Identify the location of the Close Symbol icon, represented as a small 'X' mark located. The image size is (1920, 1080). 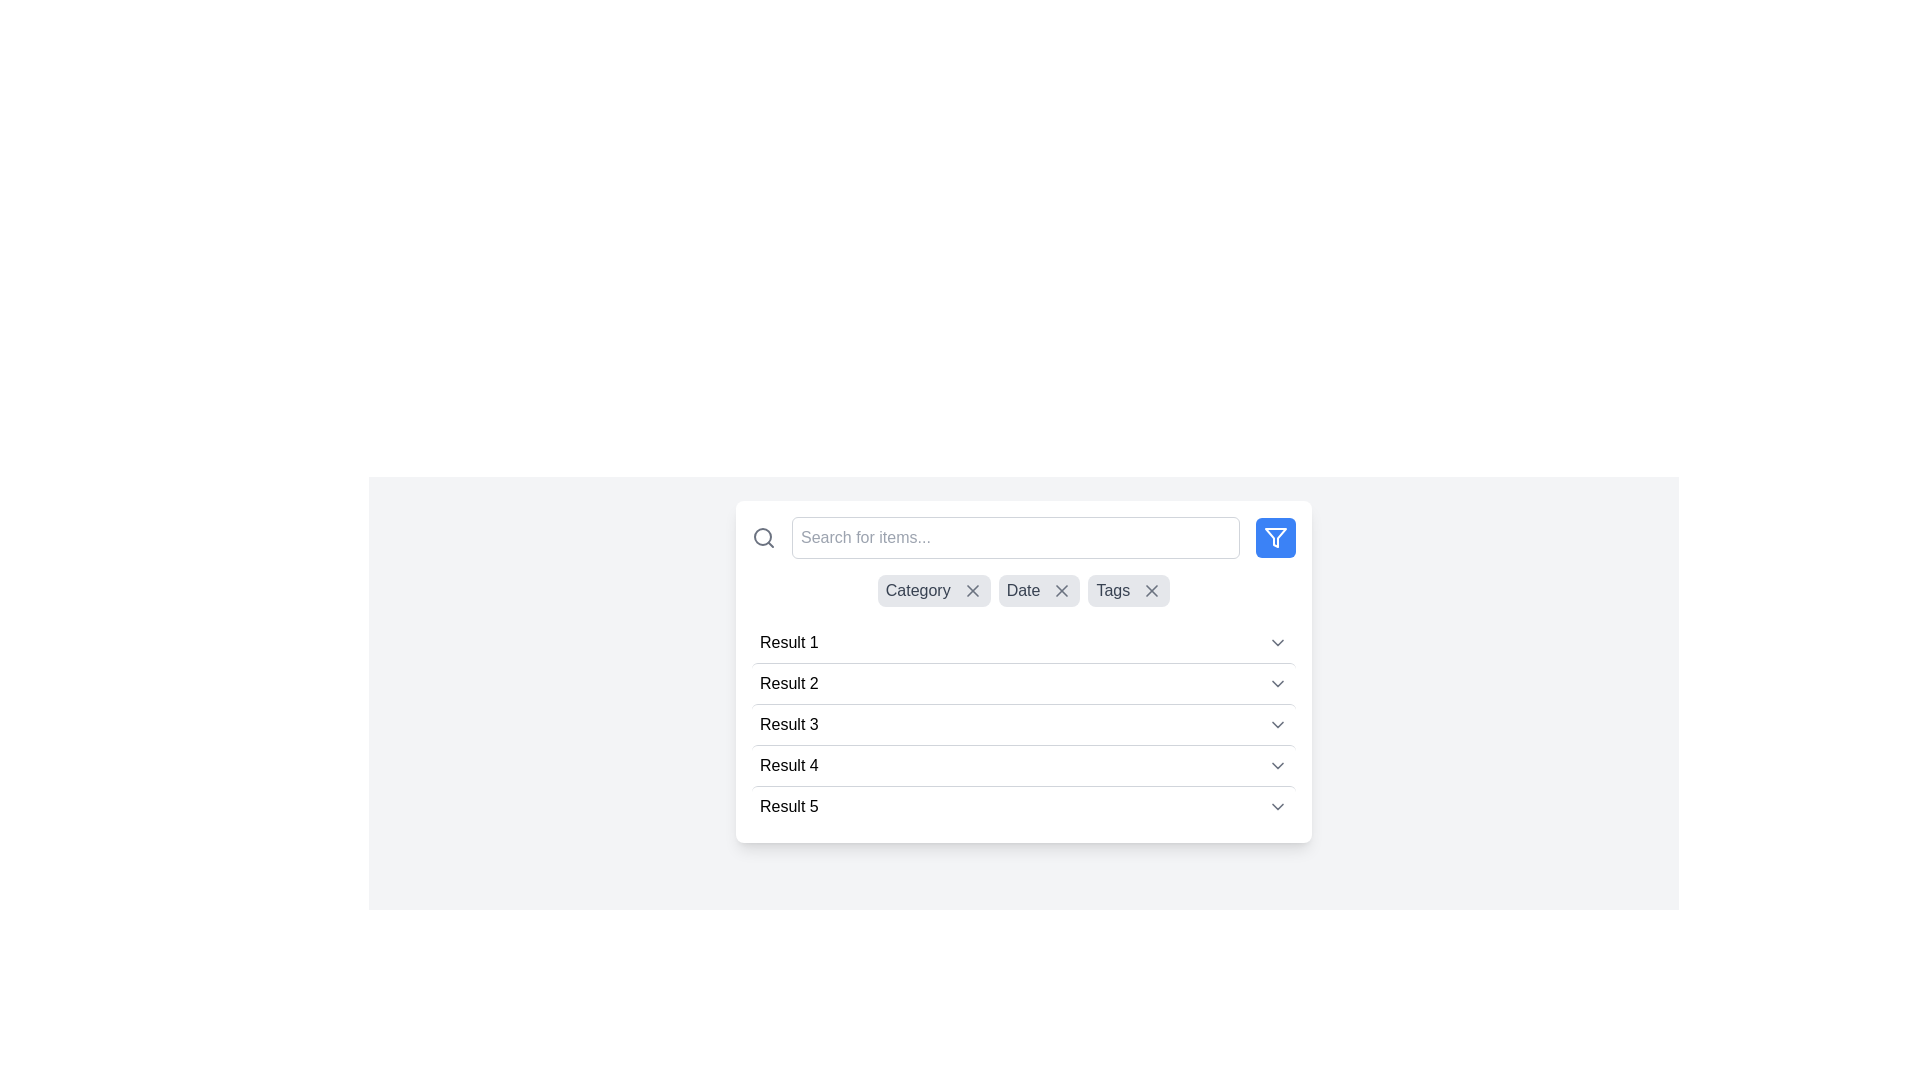
(1152, 589).